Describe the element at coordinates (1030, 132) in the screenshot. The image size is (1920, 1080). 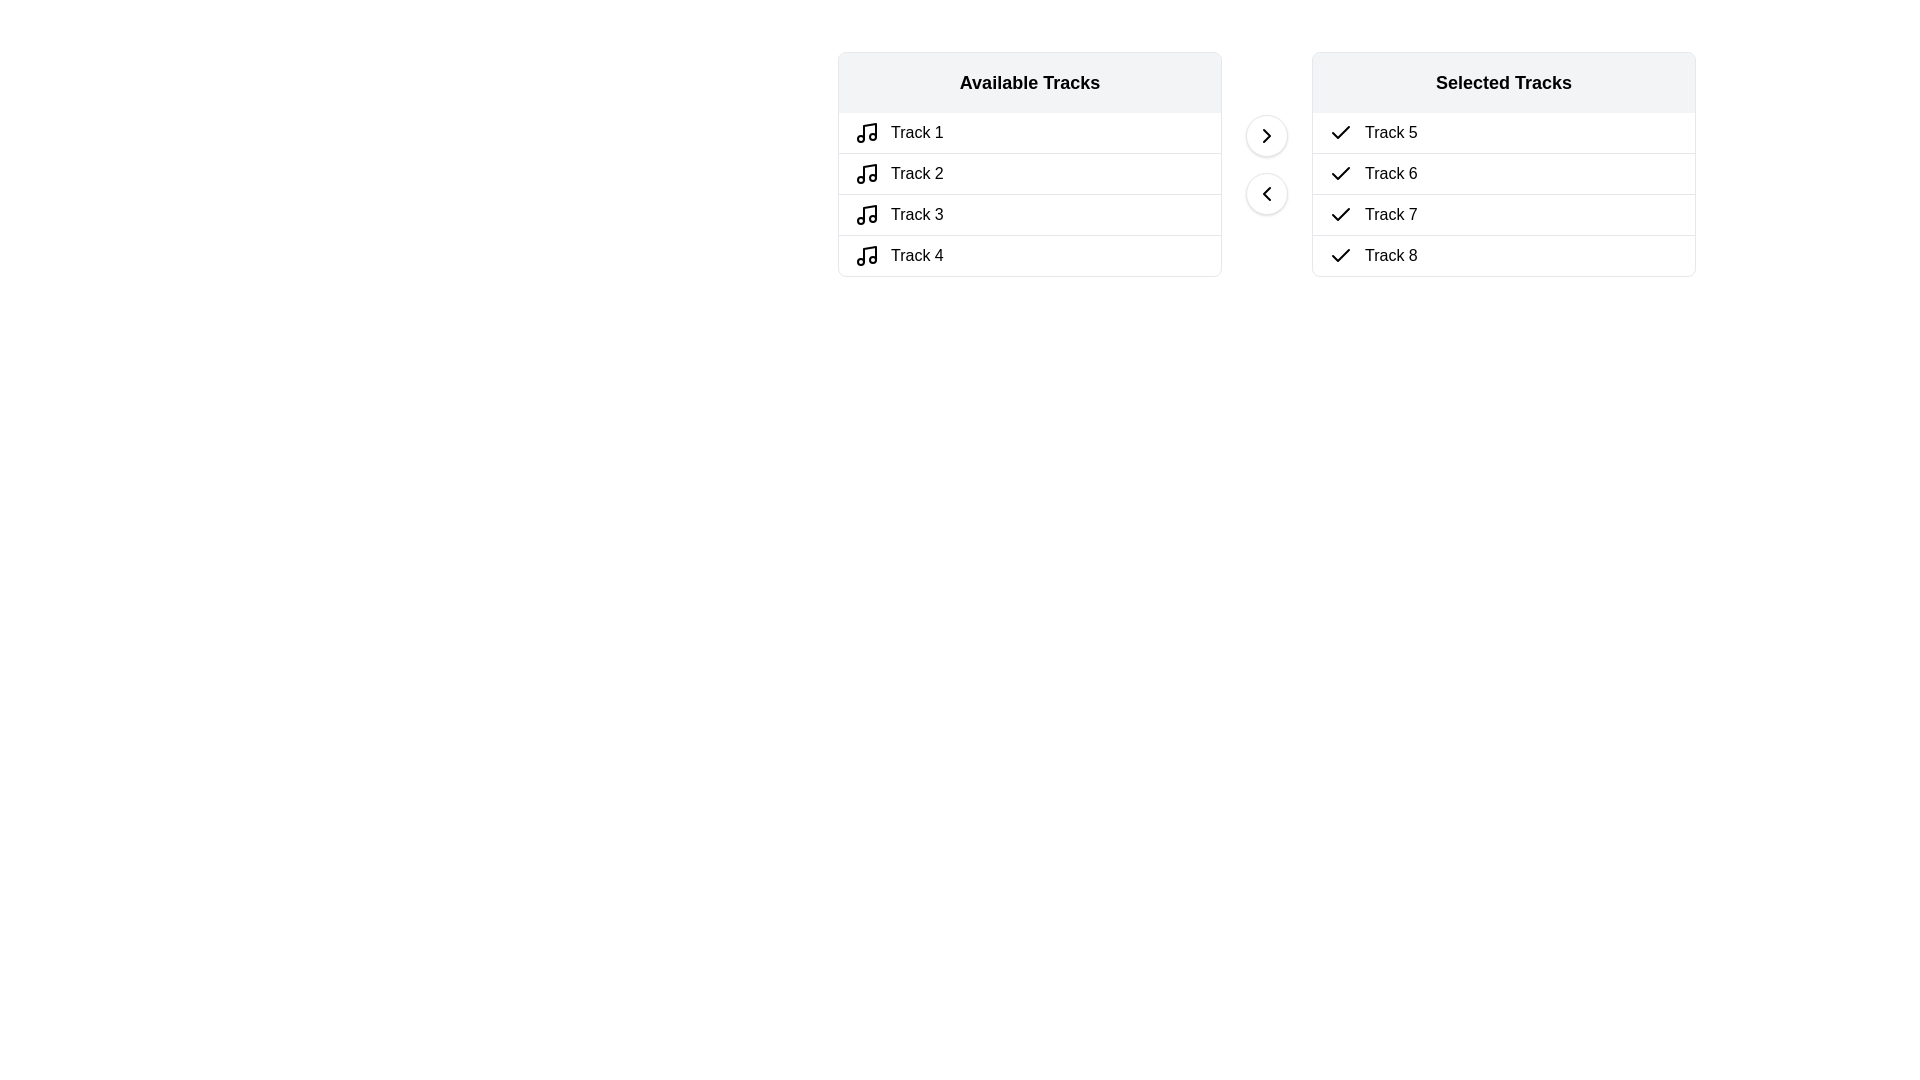
I see `the first row in the 'Available Tracks' list` at that location.